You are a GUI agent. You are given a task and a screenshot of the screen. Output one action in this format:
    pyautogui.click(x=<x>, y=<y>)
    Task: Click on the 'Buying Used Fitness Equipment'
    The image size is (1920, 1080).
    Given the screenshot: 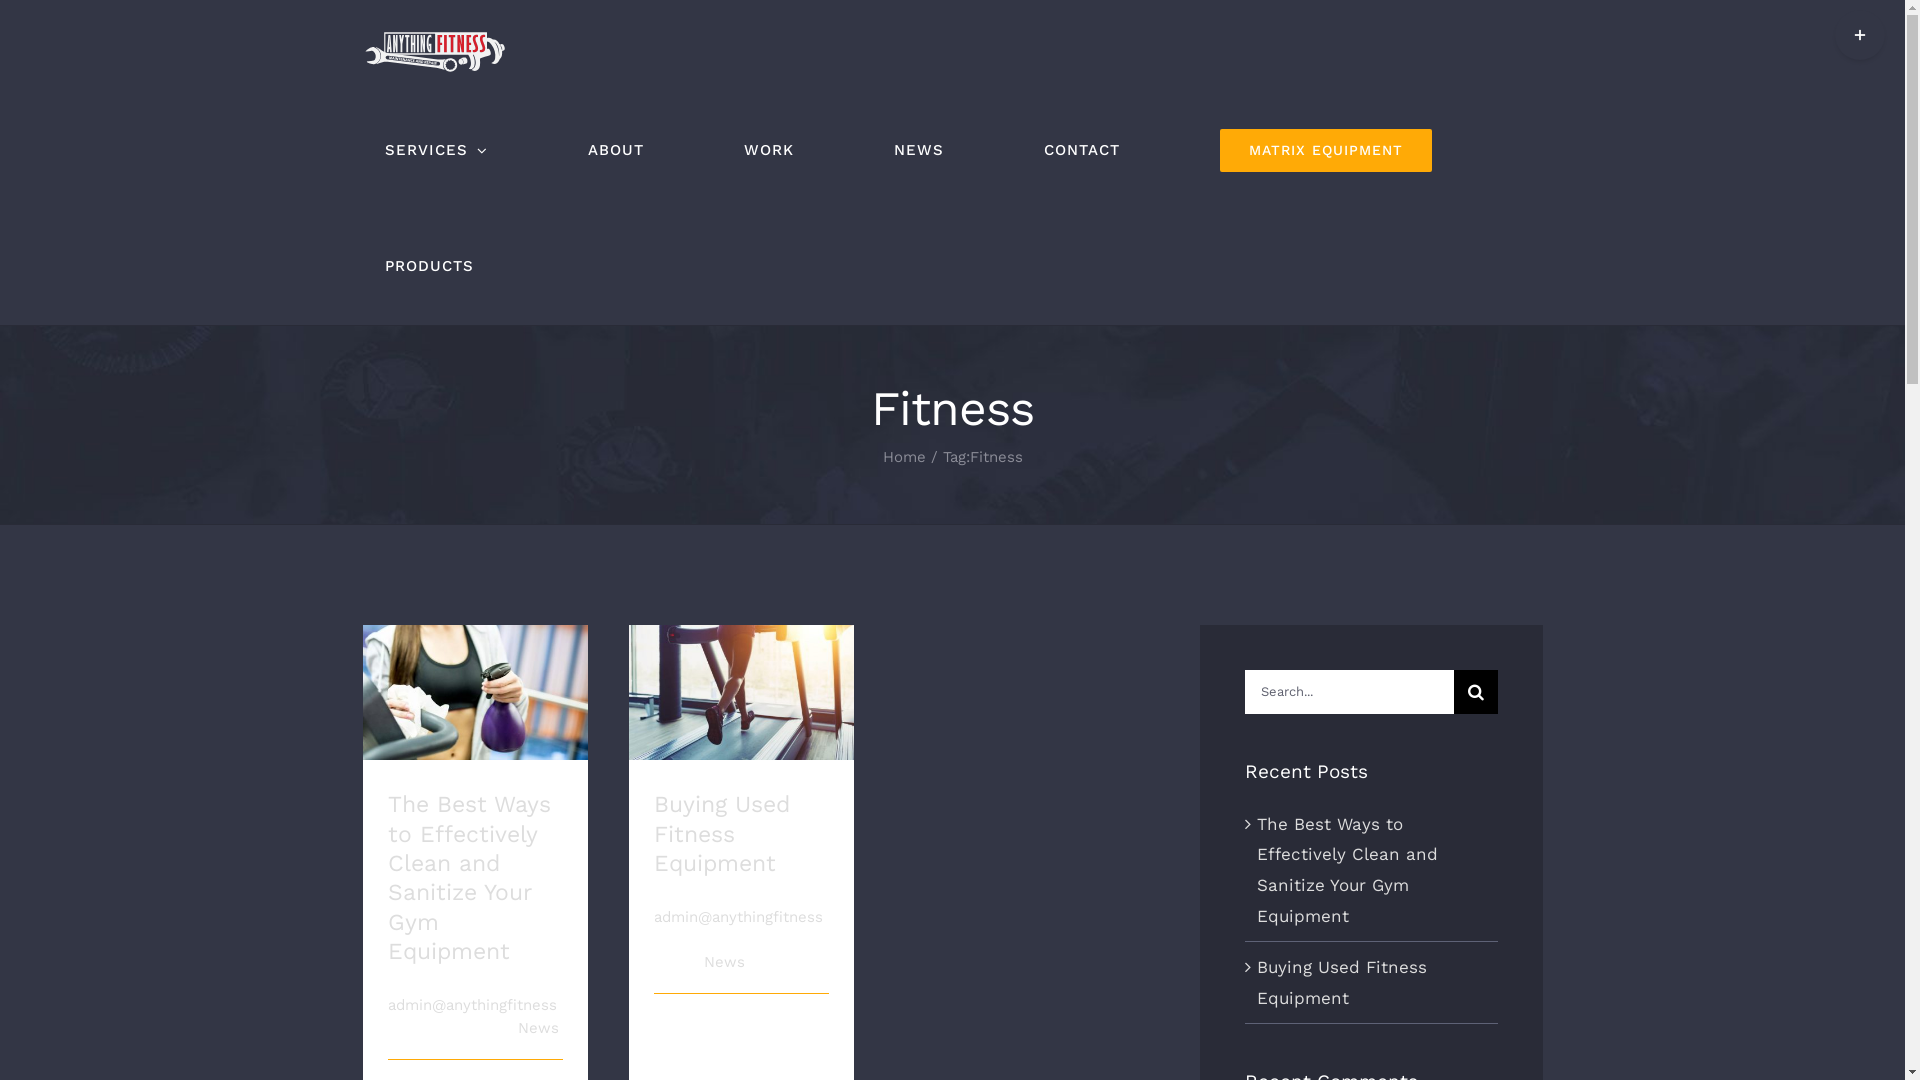 What is the action you would take?
    pyautogui.click(x=720, y=833)
    